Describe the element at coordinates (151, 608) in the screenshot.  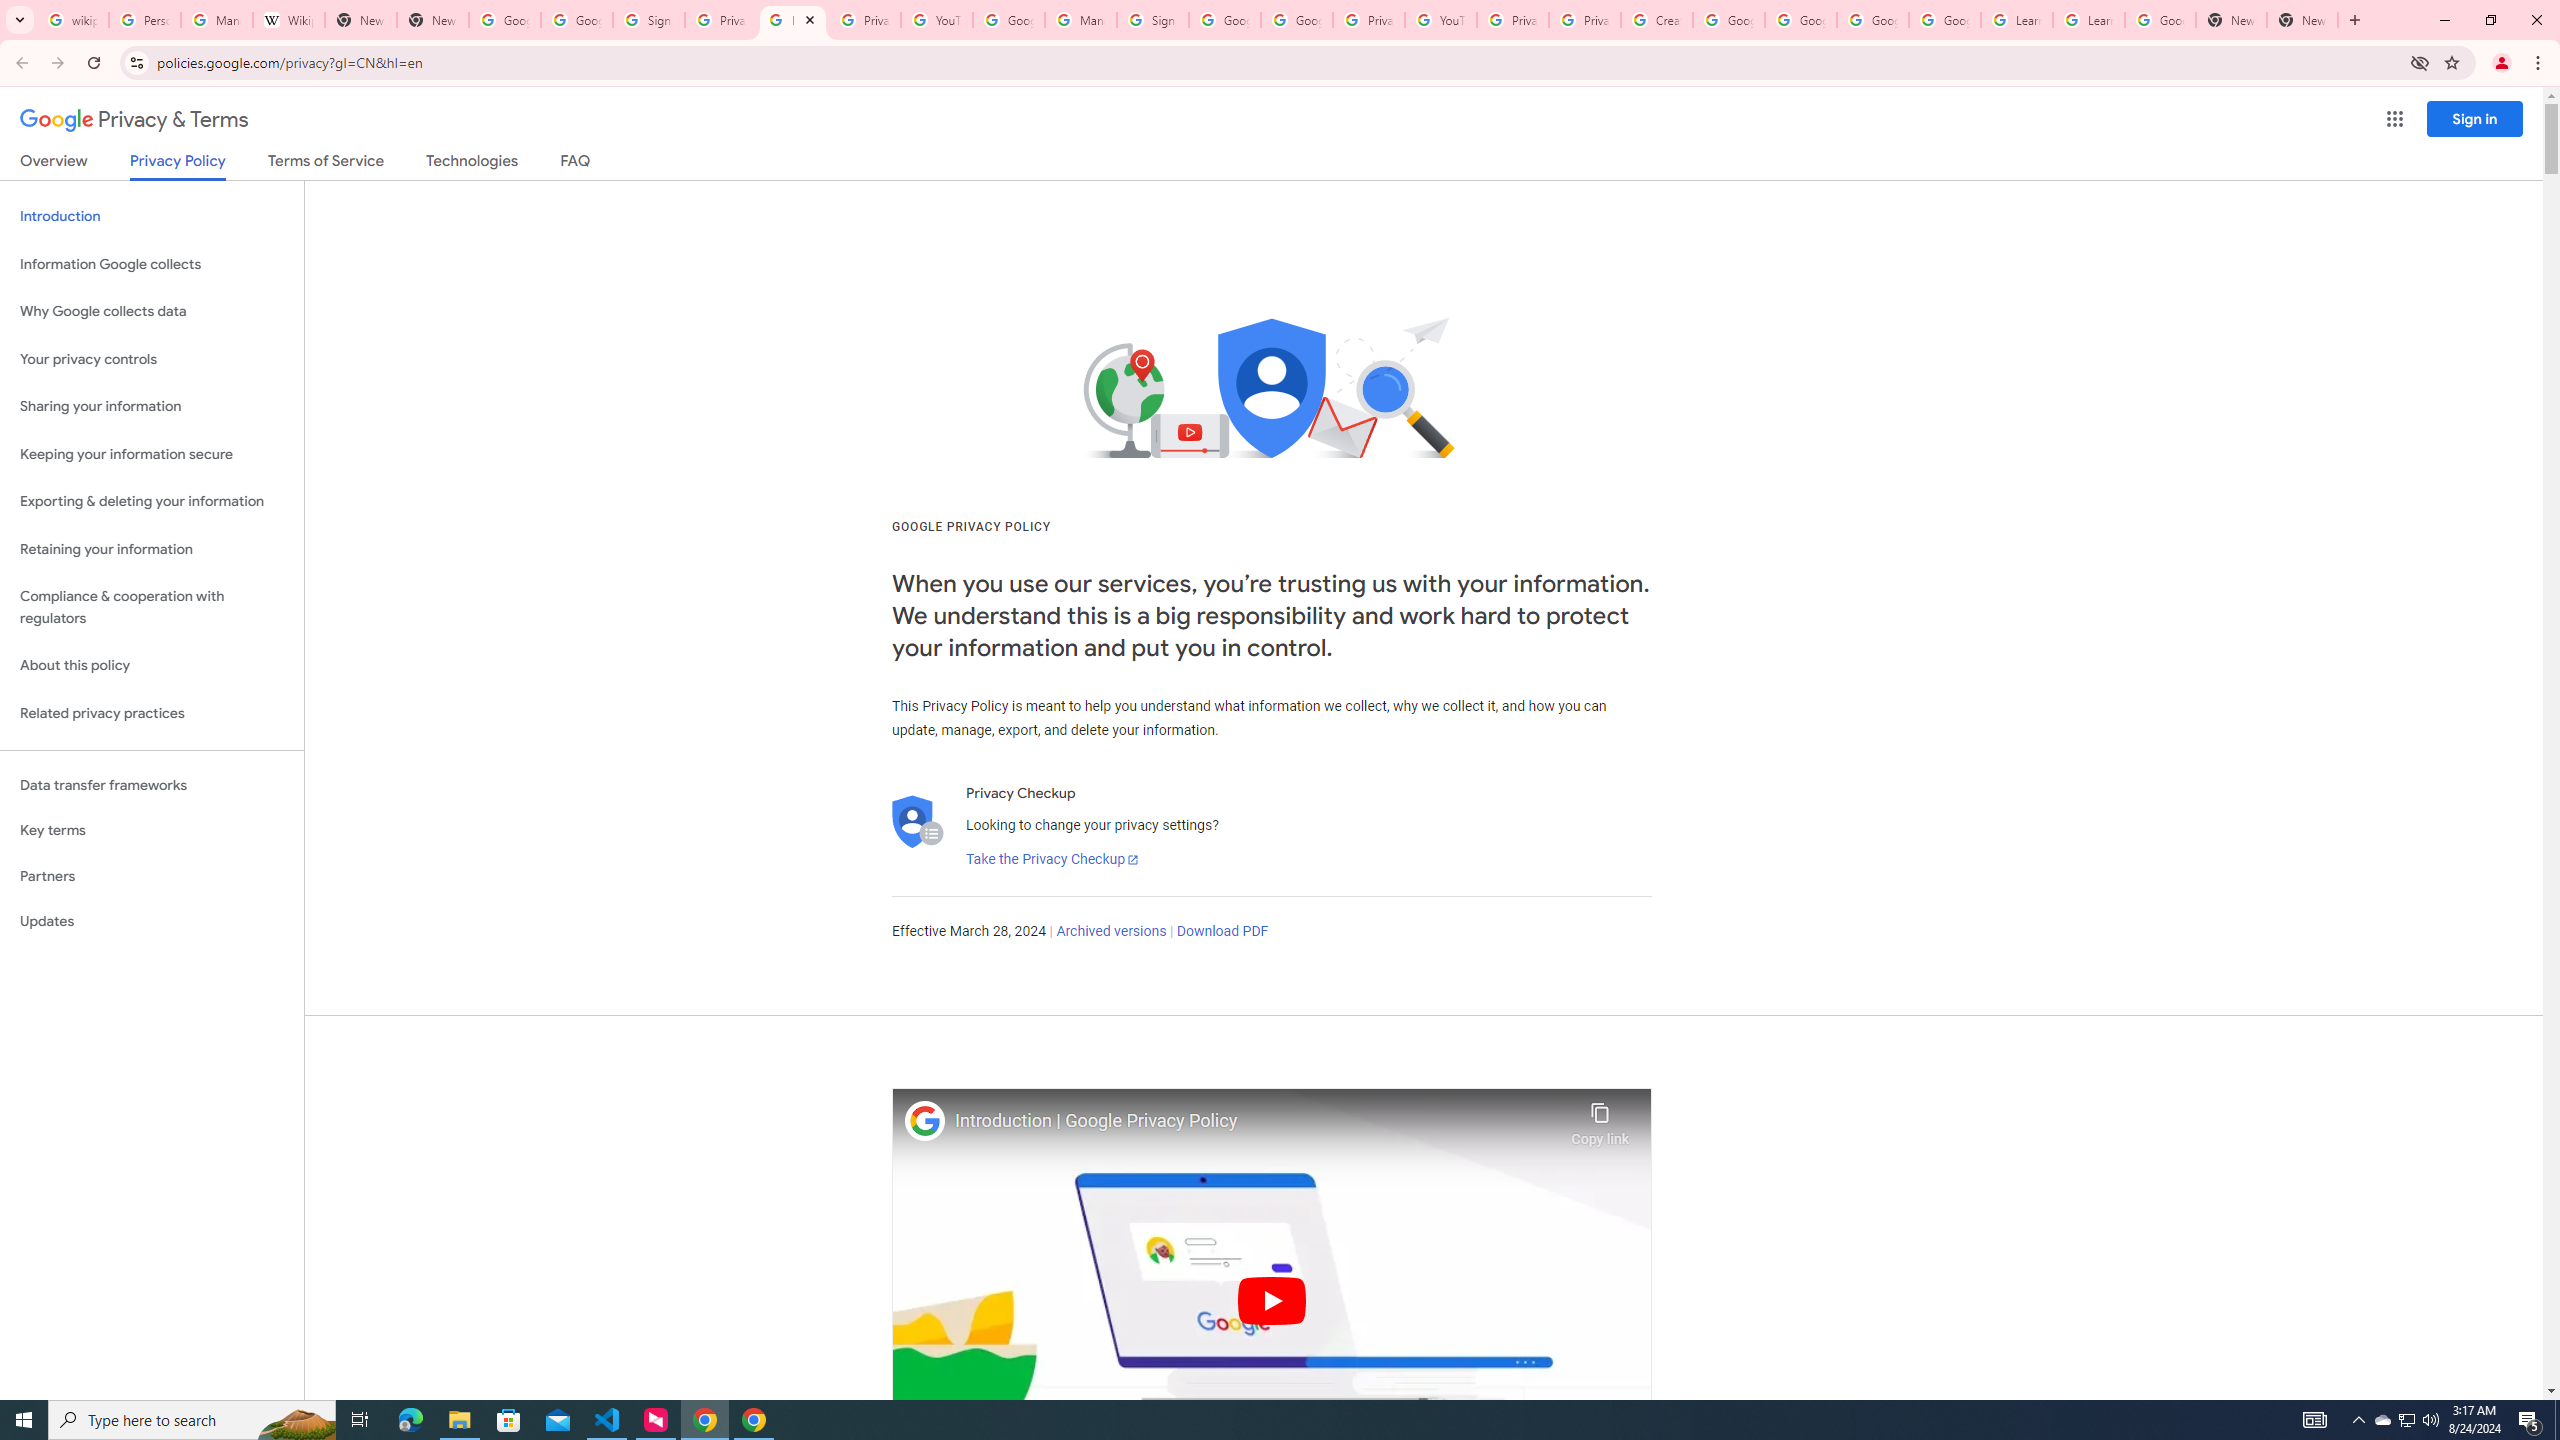
I see `'Compliance & cooperation with regulators'` at that location.